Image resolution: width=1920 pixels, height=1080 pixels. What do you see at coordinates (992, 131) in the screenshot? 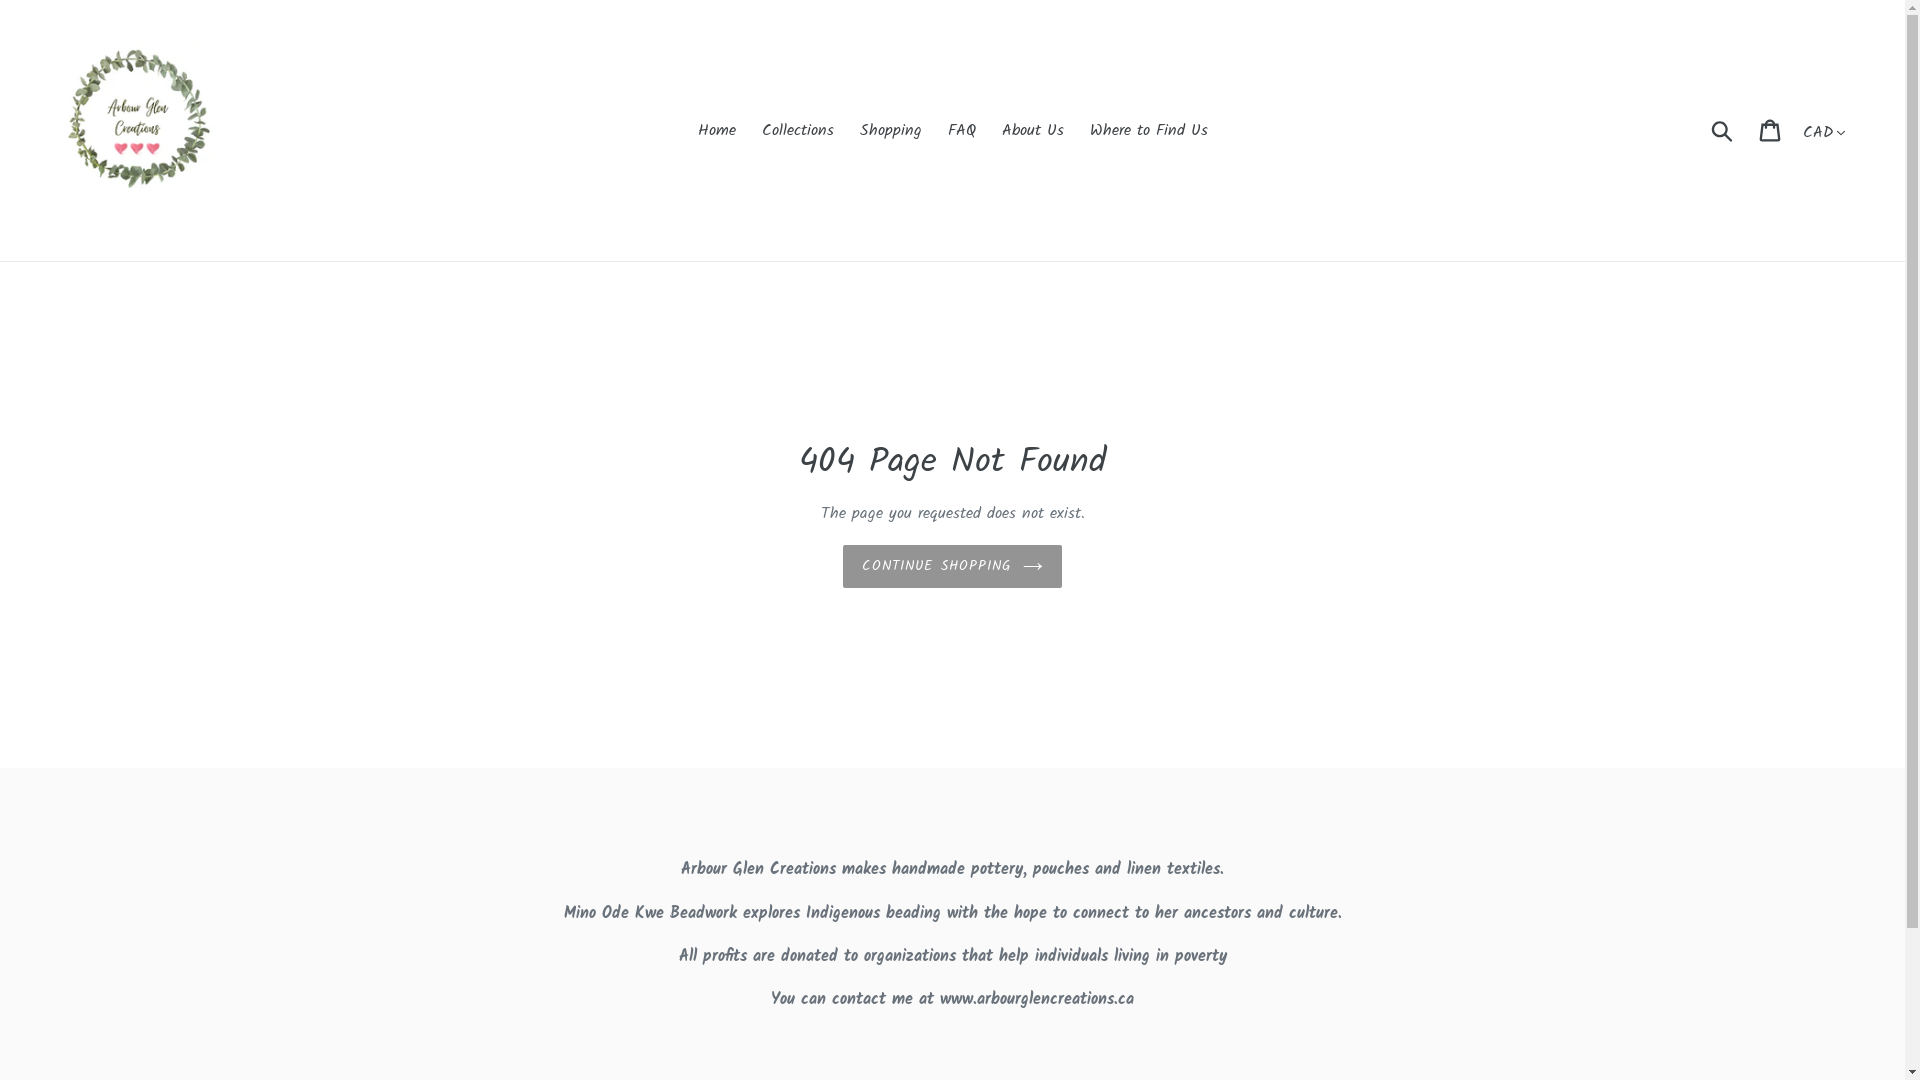
I see `'About Us'` at bounding box center [992, 131].